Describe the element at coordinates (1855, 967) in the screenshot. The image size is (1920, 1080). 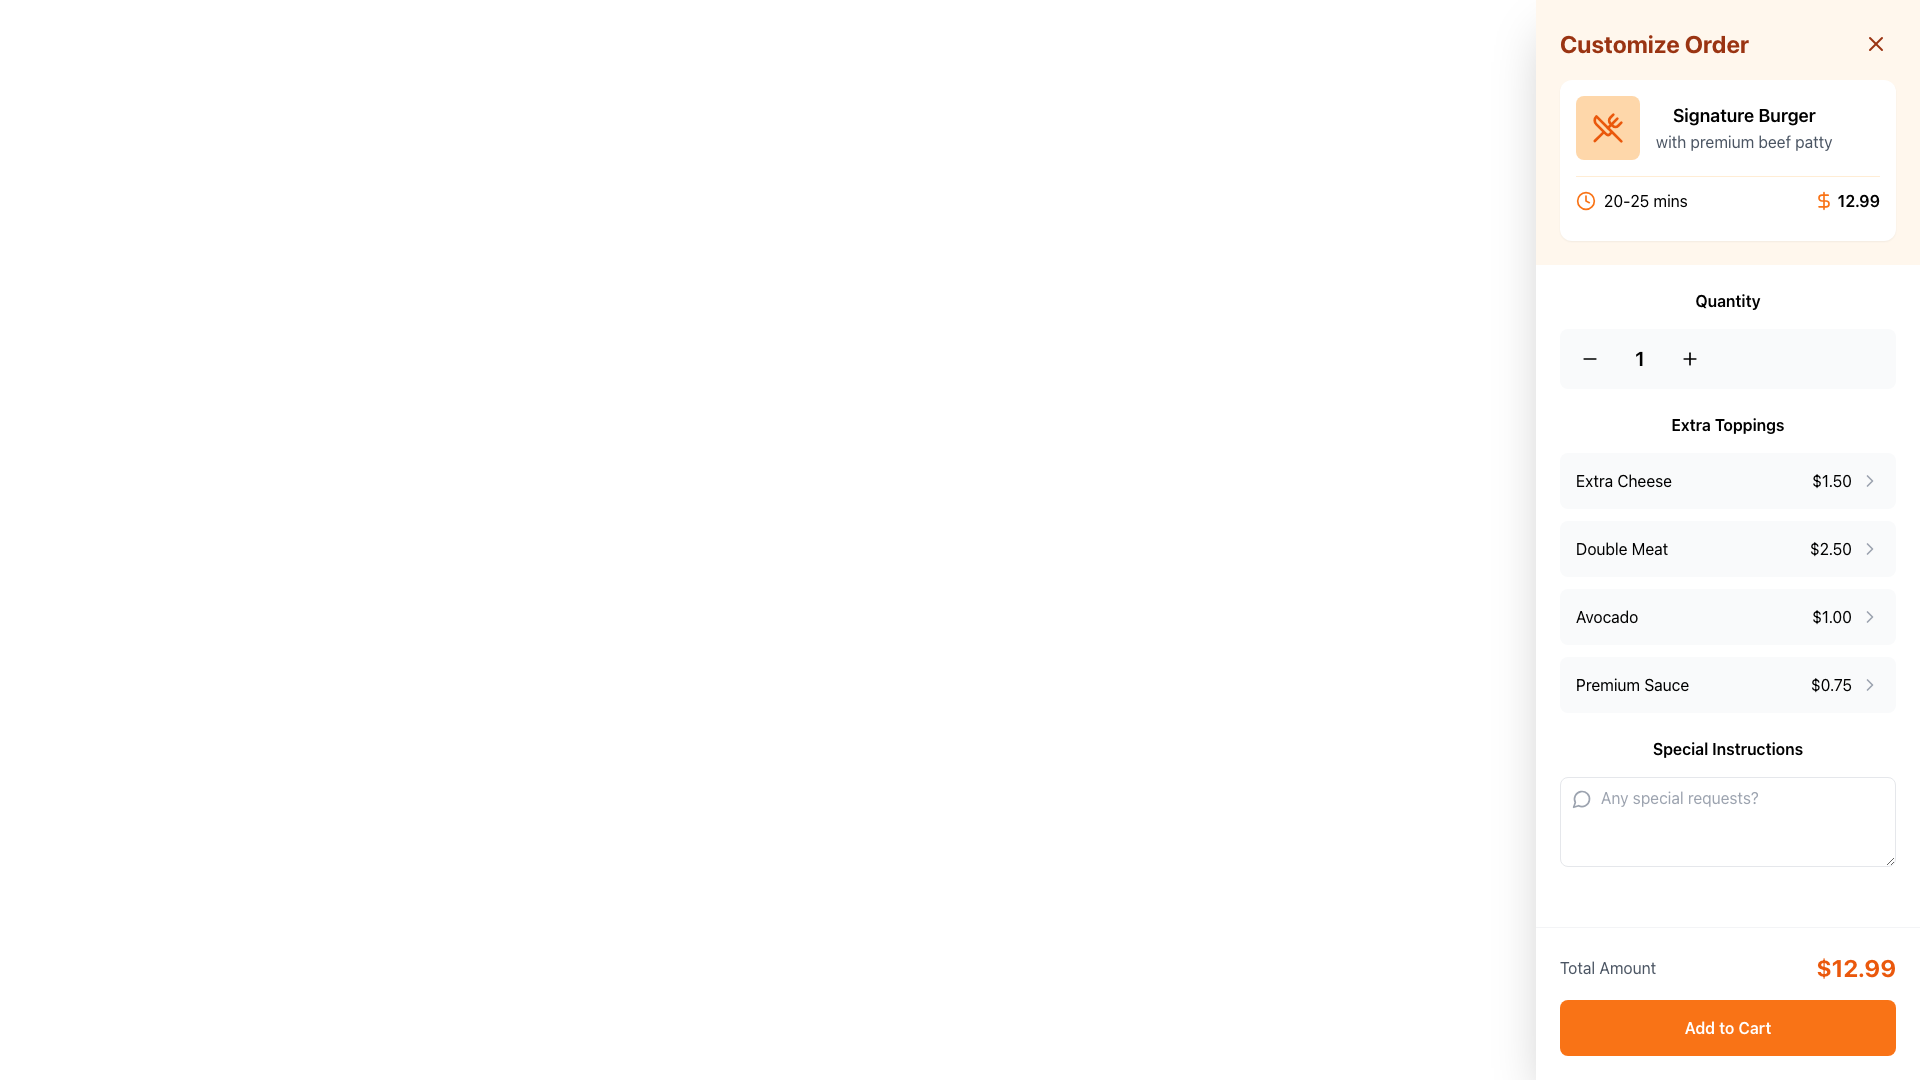
I see `the text display showing the amount '$12.99' in large, bold orange font located in the lower-right corner of the interface, next to 'Total Amount'` at that location.